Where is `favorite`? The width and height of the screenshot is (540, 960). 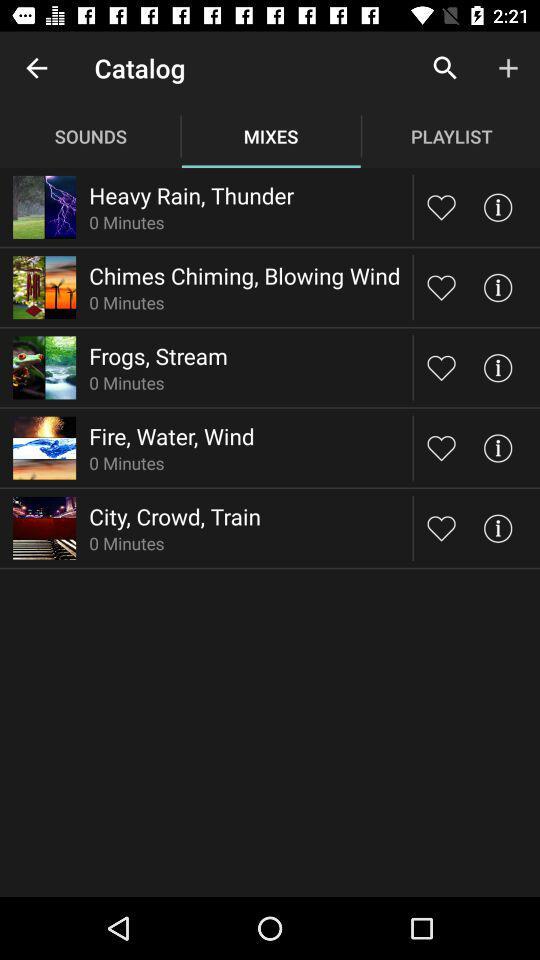
favorite is located at coordinates (441, 447).